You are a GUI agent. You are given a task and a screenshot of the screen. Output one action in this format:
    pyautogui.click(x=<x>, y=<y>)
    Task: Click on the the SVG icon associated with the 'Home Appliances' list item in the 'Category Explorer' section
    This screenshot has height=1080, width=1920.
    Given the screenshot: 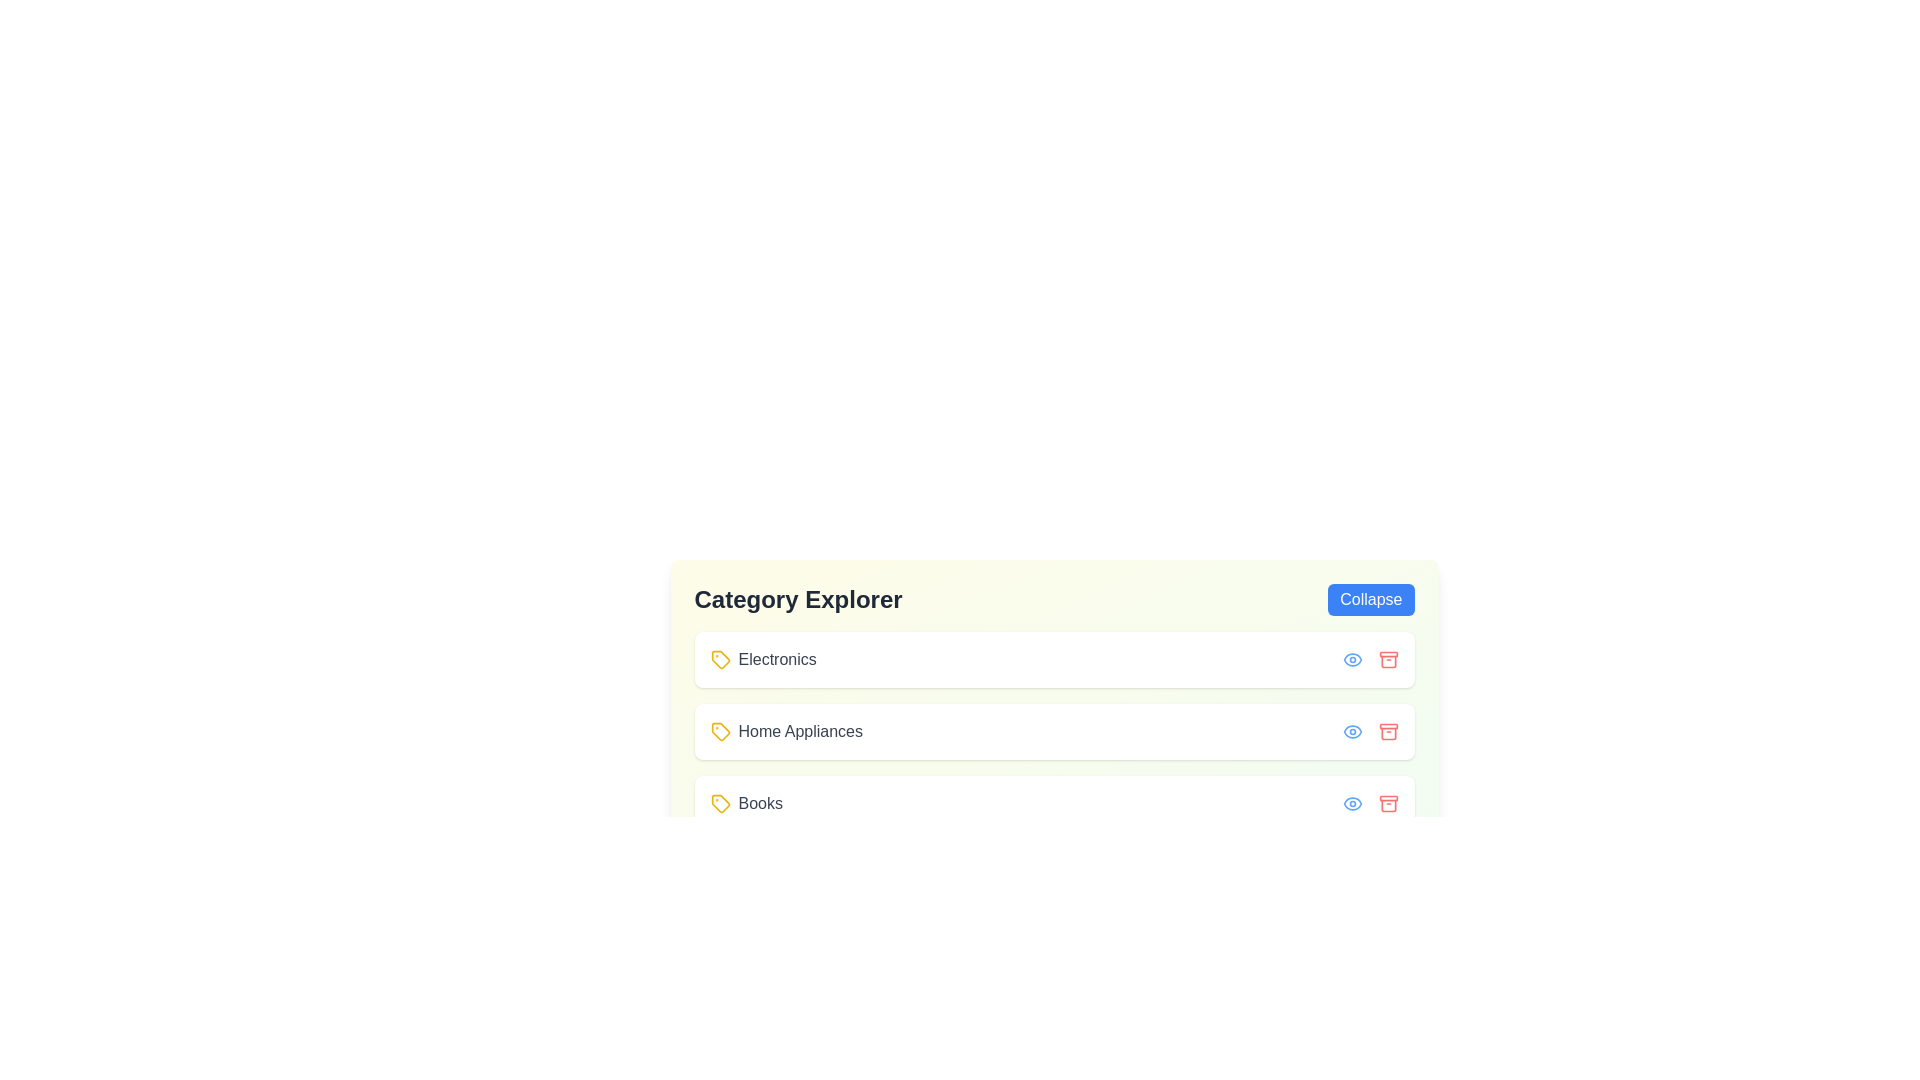 What is the action you would take?
    pyautogui.click(x=1352, y=732)
    